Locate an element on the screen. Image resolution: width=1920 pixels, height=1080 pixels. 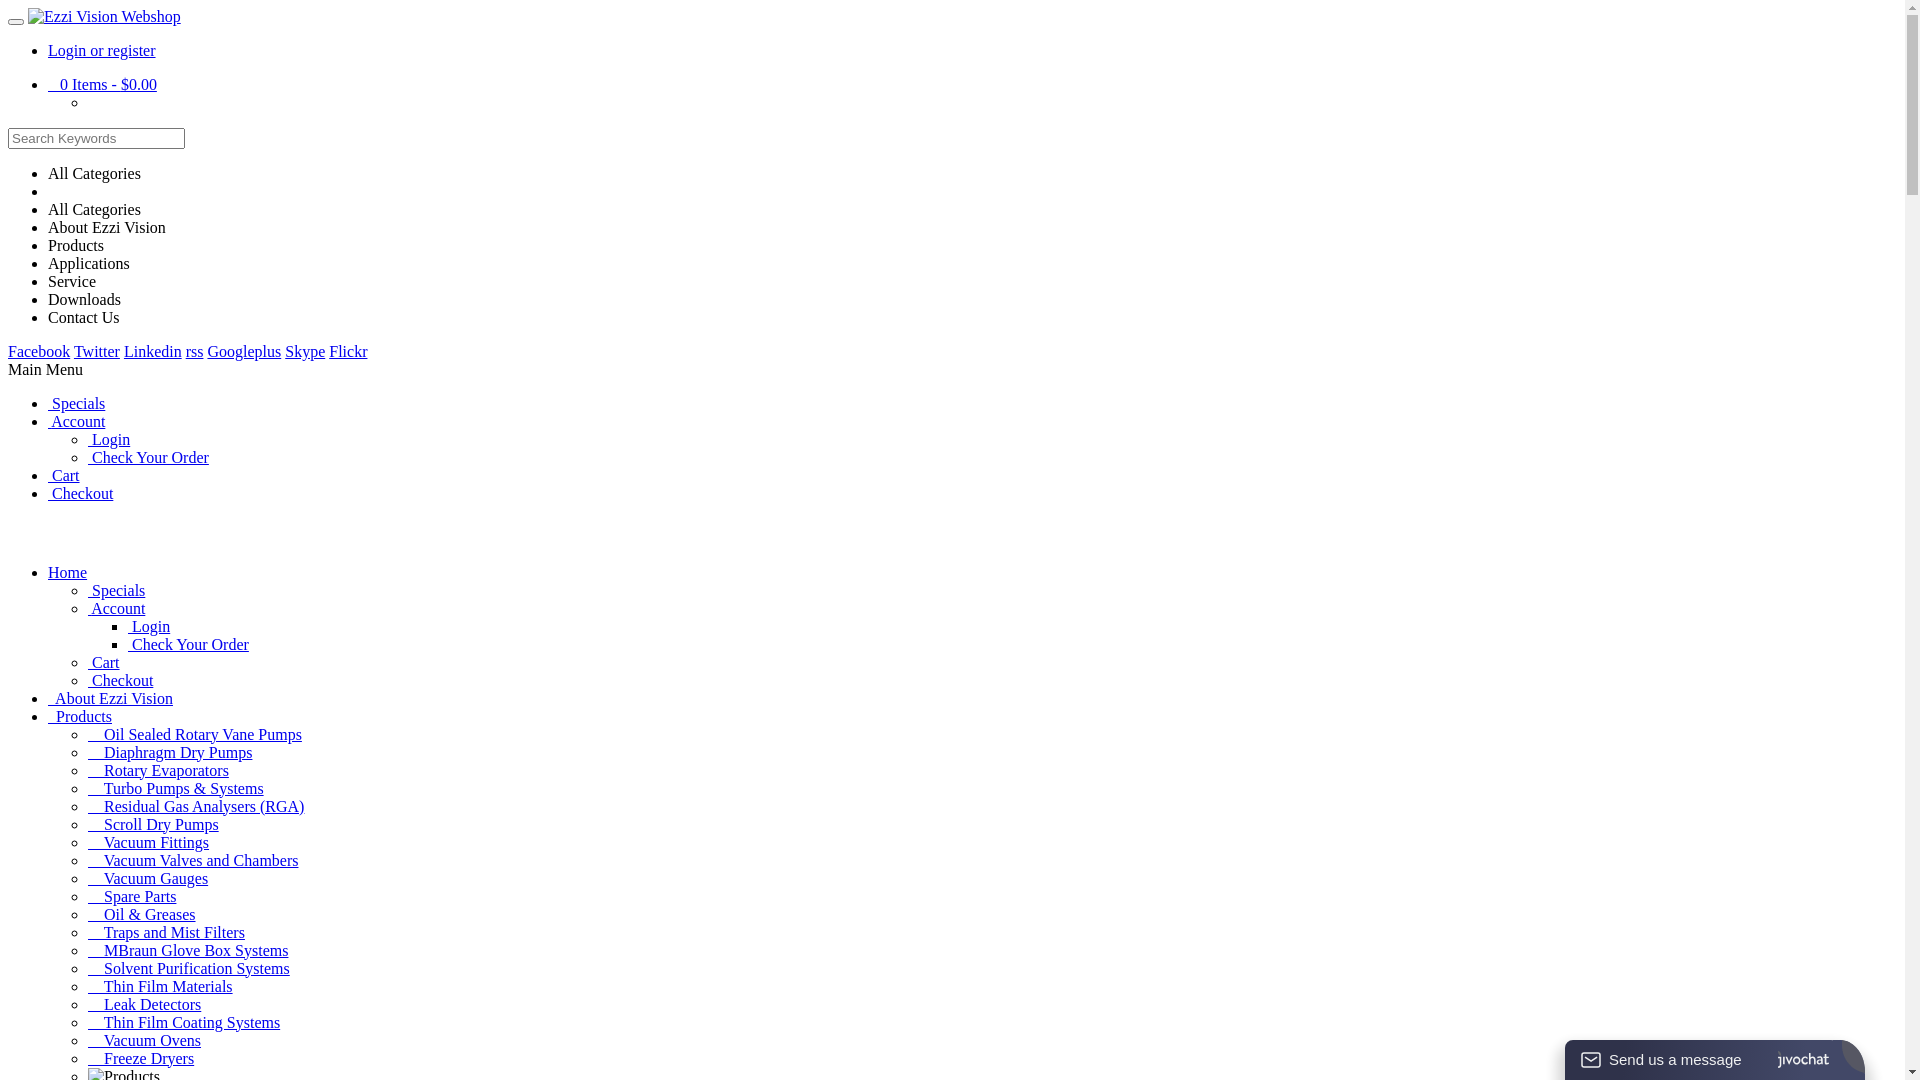
'    Oil & Greases' is located at coordinates (141, 914).